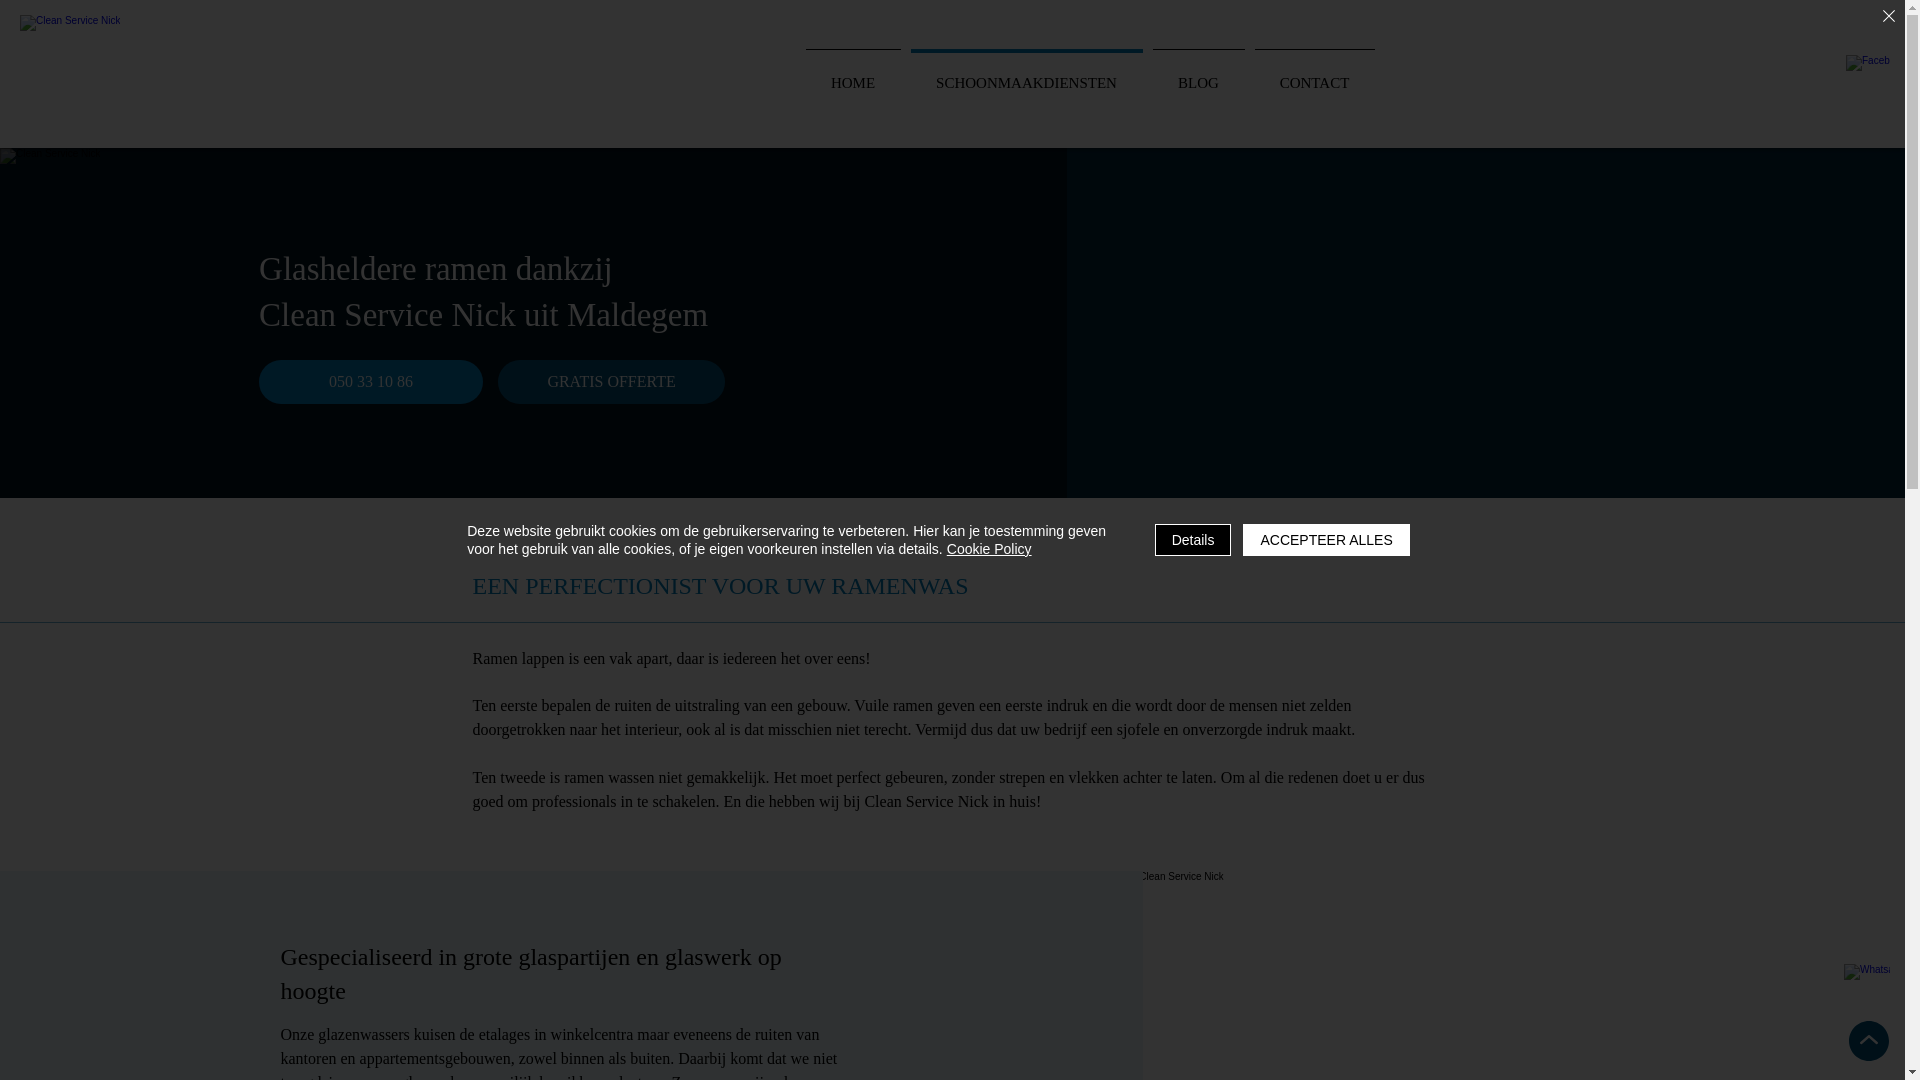  I want to click on '050 33 10 86', so click(370, 381).